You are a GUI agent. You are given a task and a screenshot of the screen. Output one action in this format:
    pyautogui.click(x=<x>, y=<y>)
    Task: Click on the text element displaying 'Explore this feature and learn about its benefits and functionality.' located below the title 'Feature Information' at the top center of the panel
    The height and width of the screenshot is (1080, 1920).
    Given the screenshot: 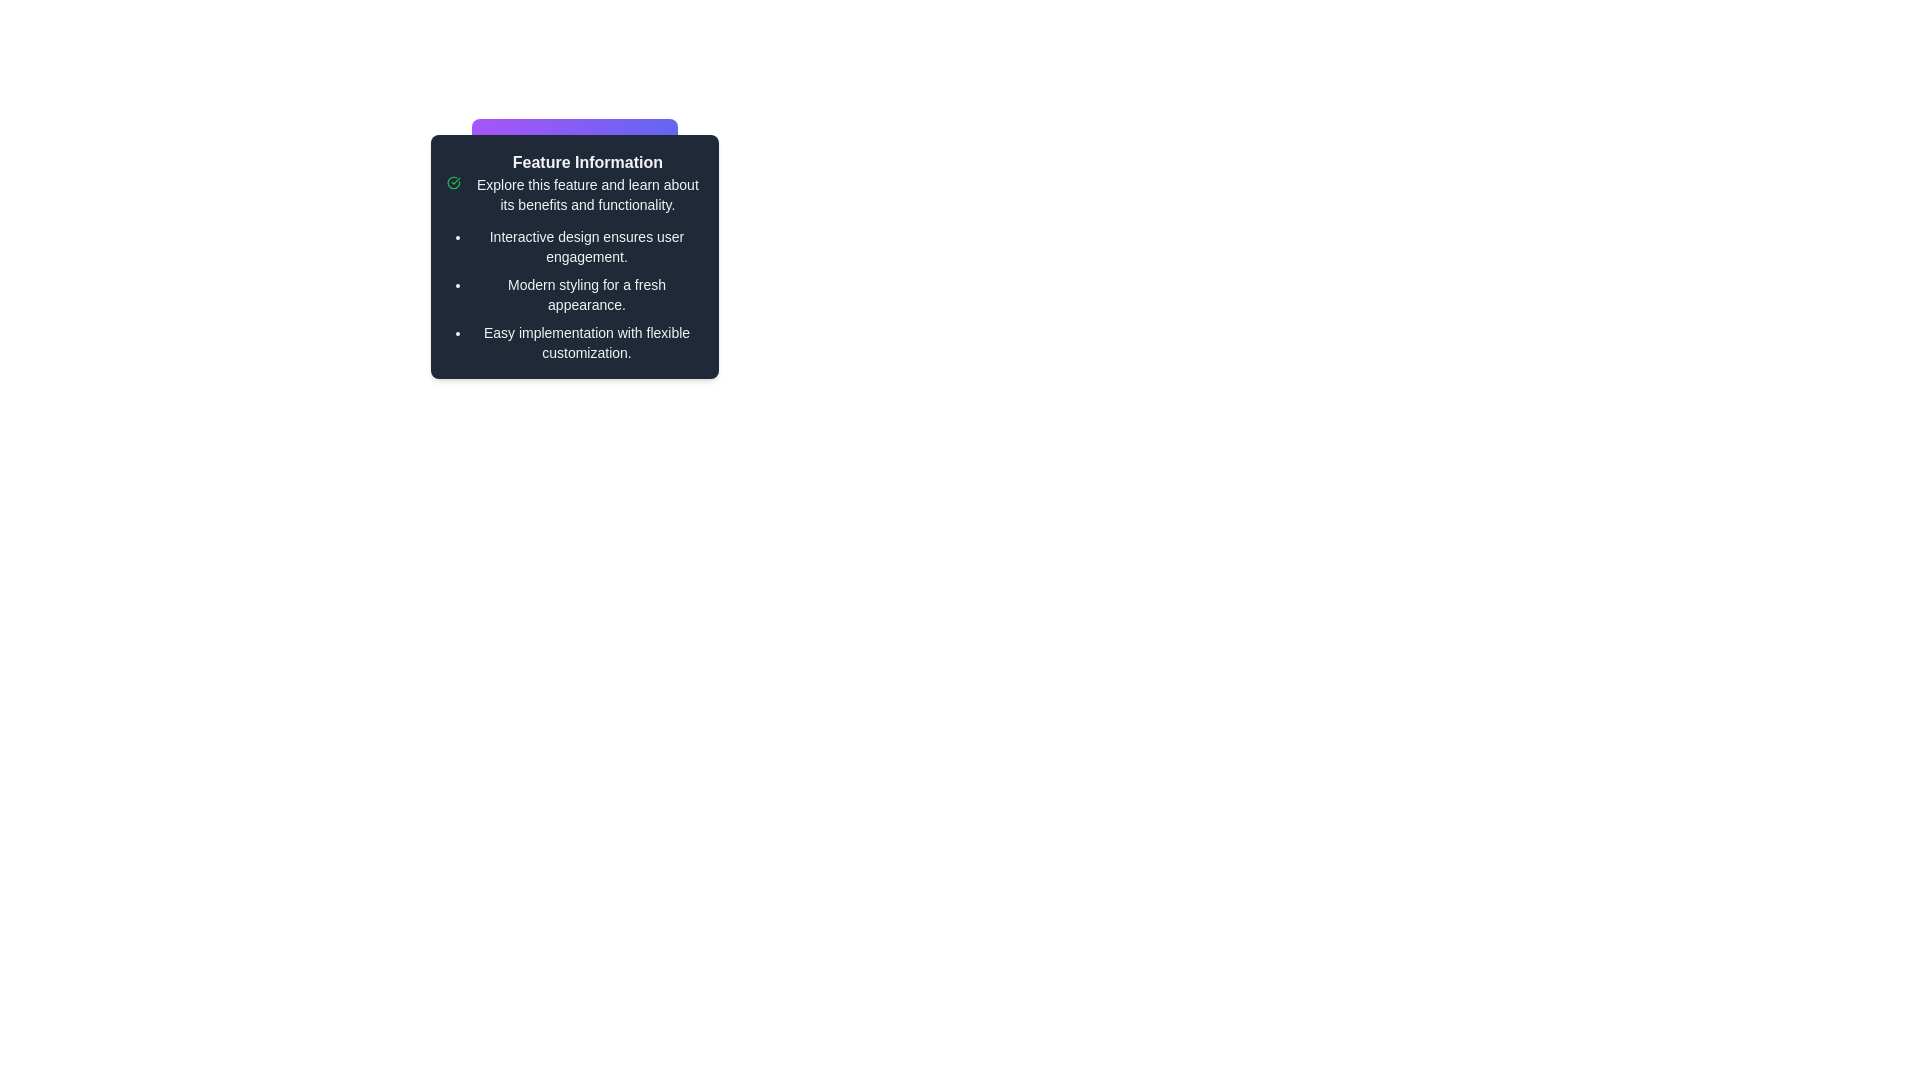 What is the action you would take?
    pyautogui.click(x=586, y=195)
    